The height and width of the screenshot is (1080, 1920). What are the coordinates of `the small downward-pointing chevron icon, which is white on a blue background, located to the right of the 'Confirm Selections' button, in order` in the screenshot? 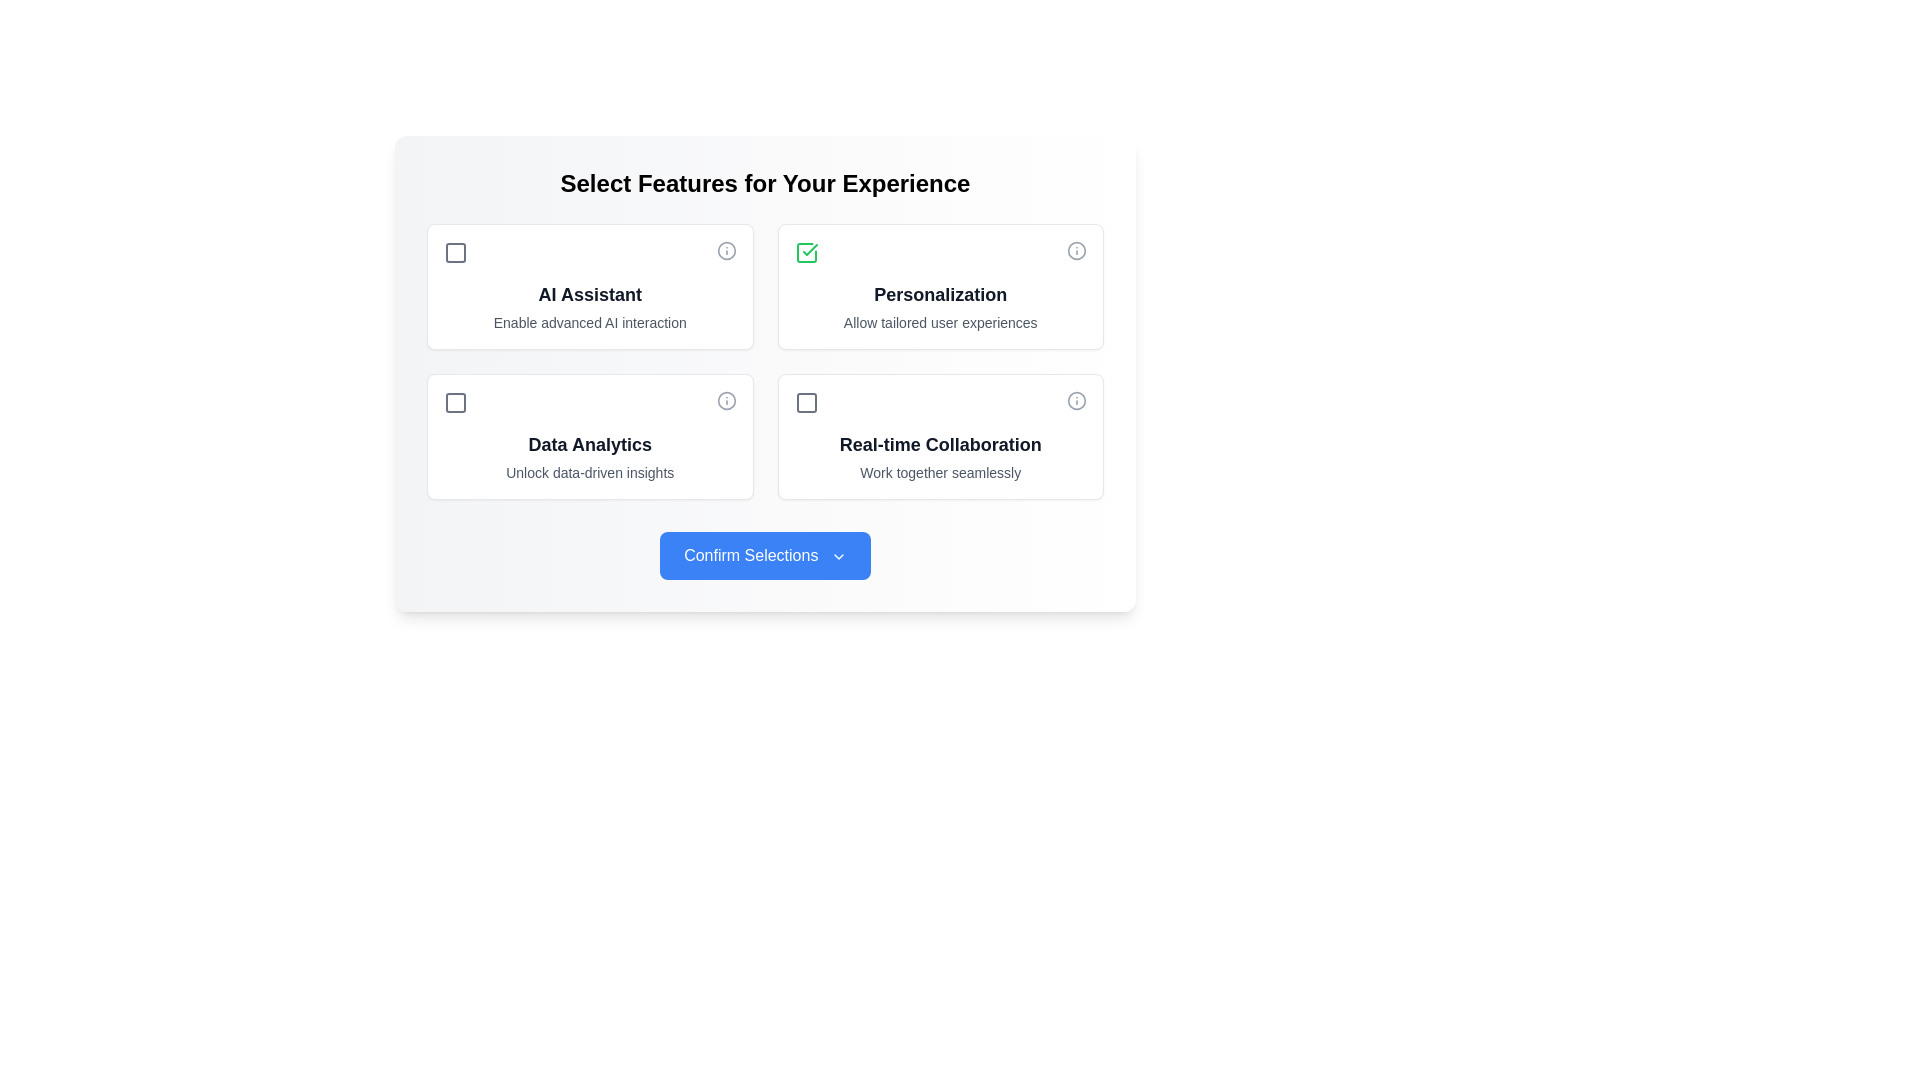 It's located at (838, 556).